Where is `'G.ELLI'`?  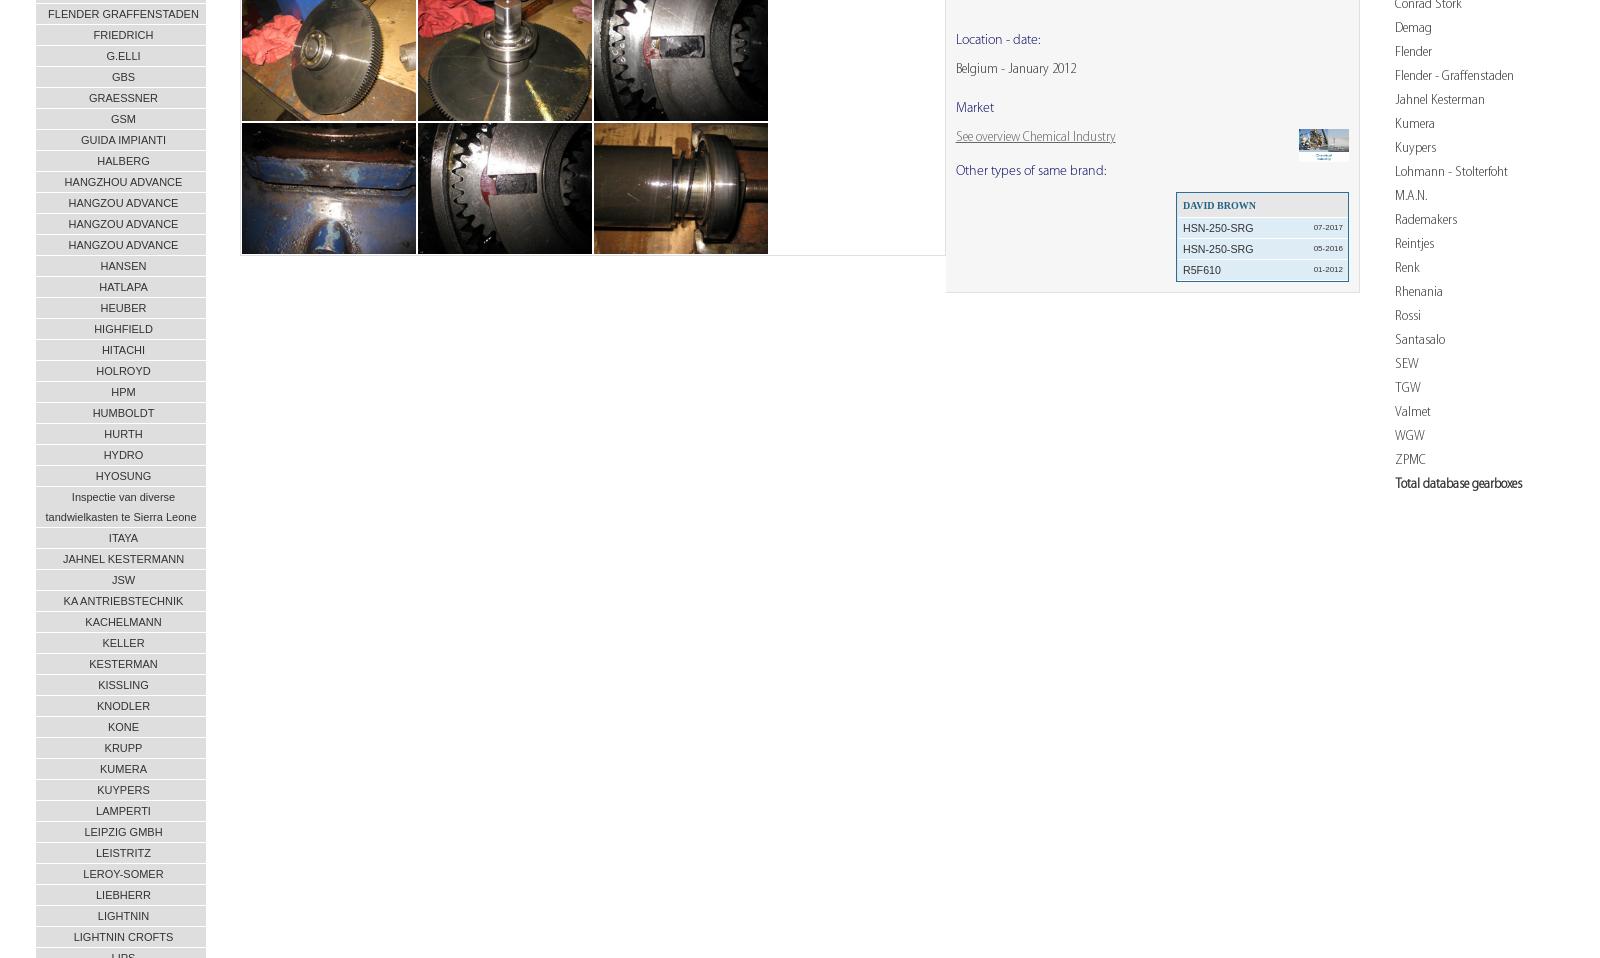 'G.ELLI' is located at coordinates (122, 55).